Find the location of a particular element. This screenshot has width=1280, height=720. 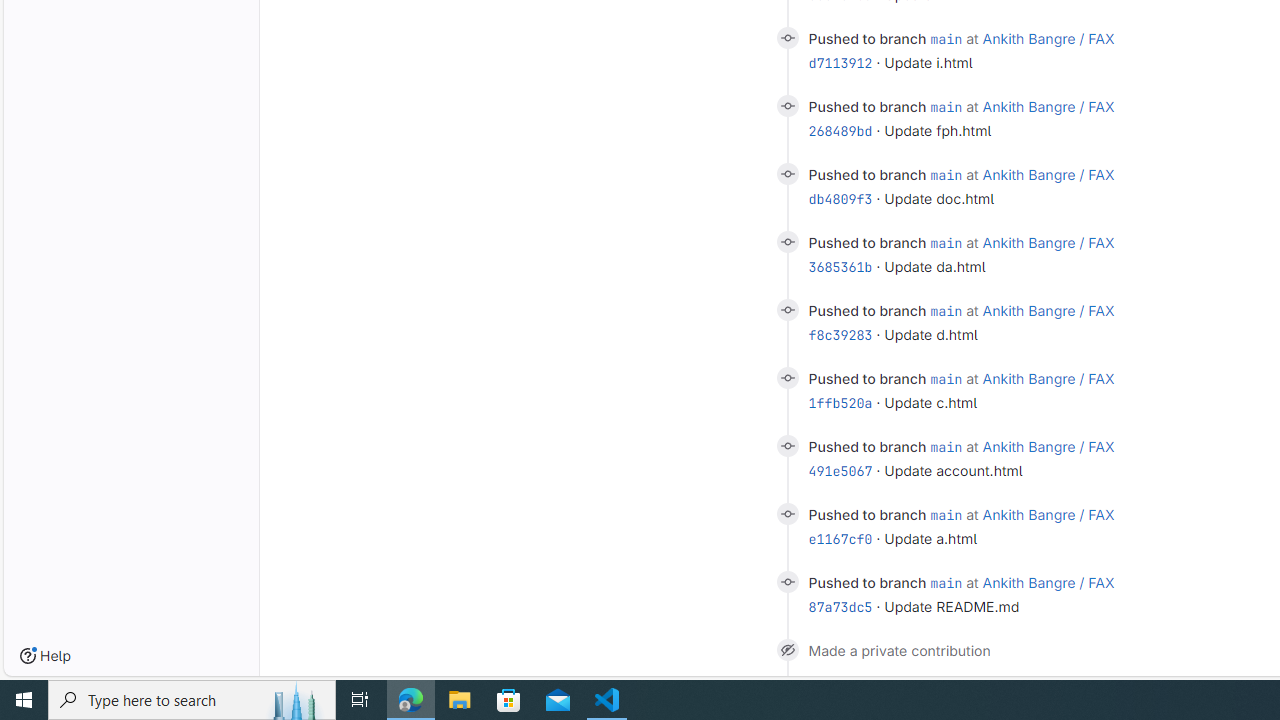

'3685361b' is located at coordinates (840, 265).